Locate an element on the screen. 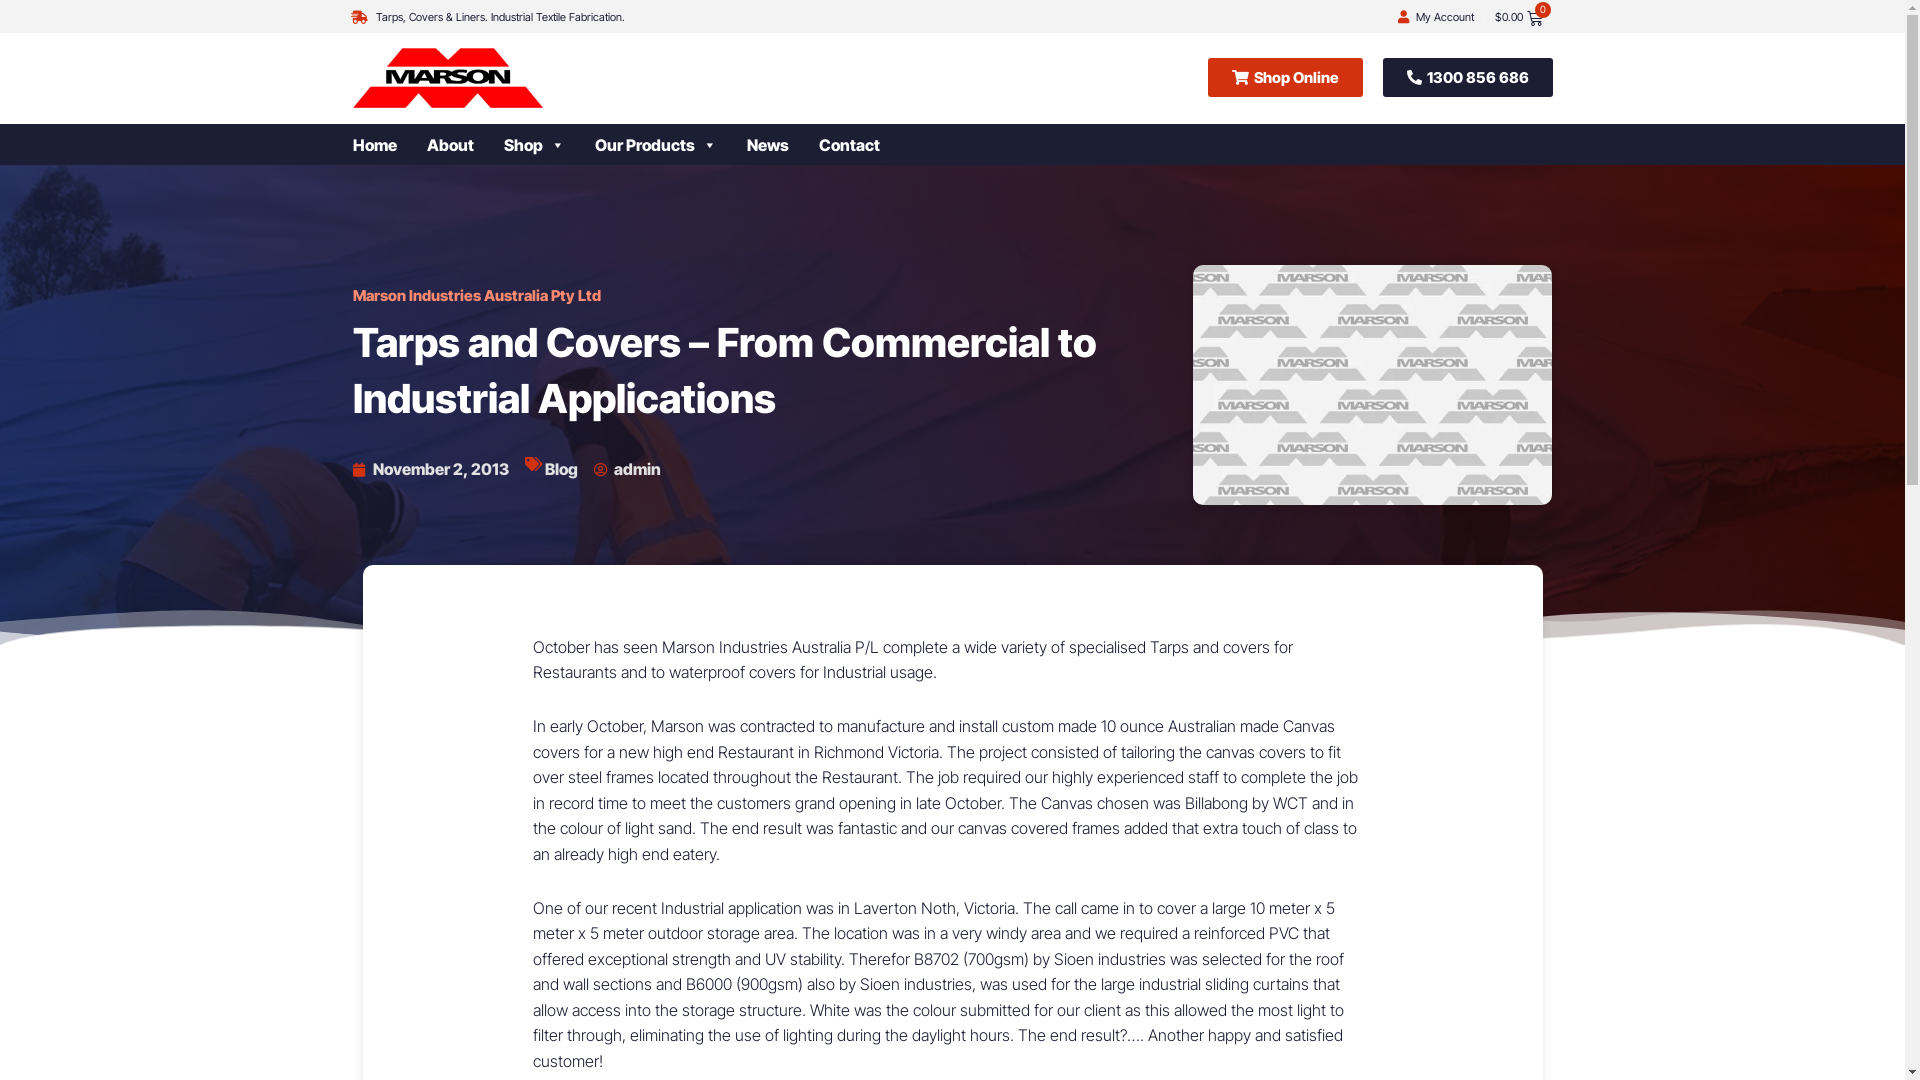  'Our Products' is located at coordinates (670, 144).